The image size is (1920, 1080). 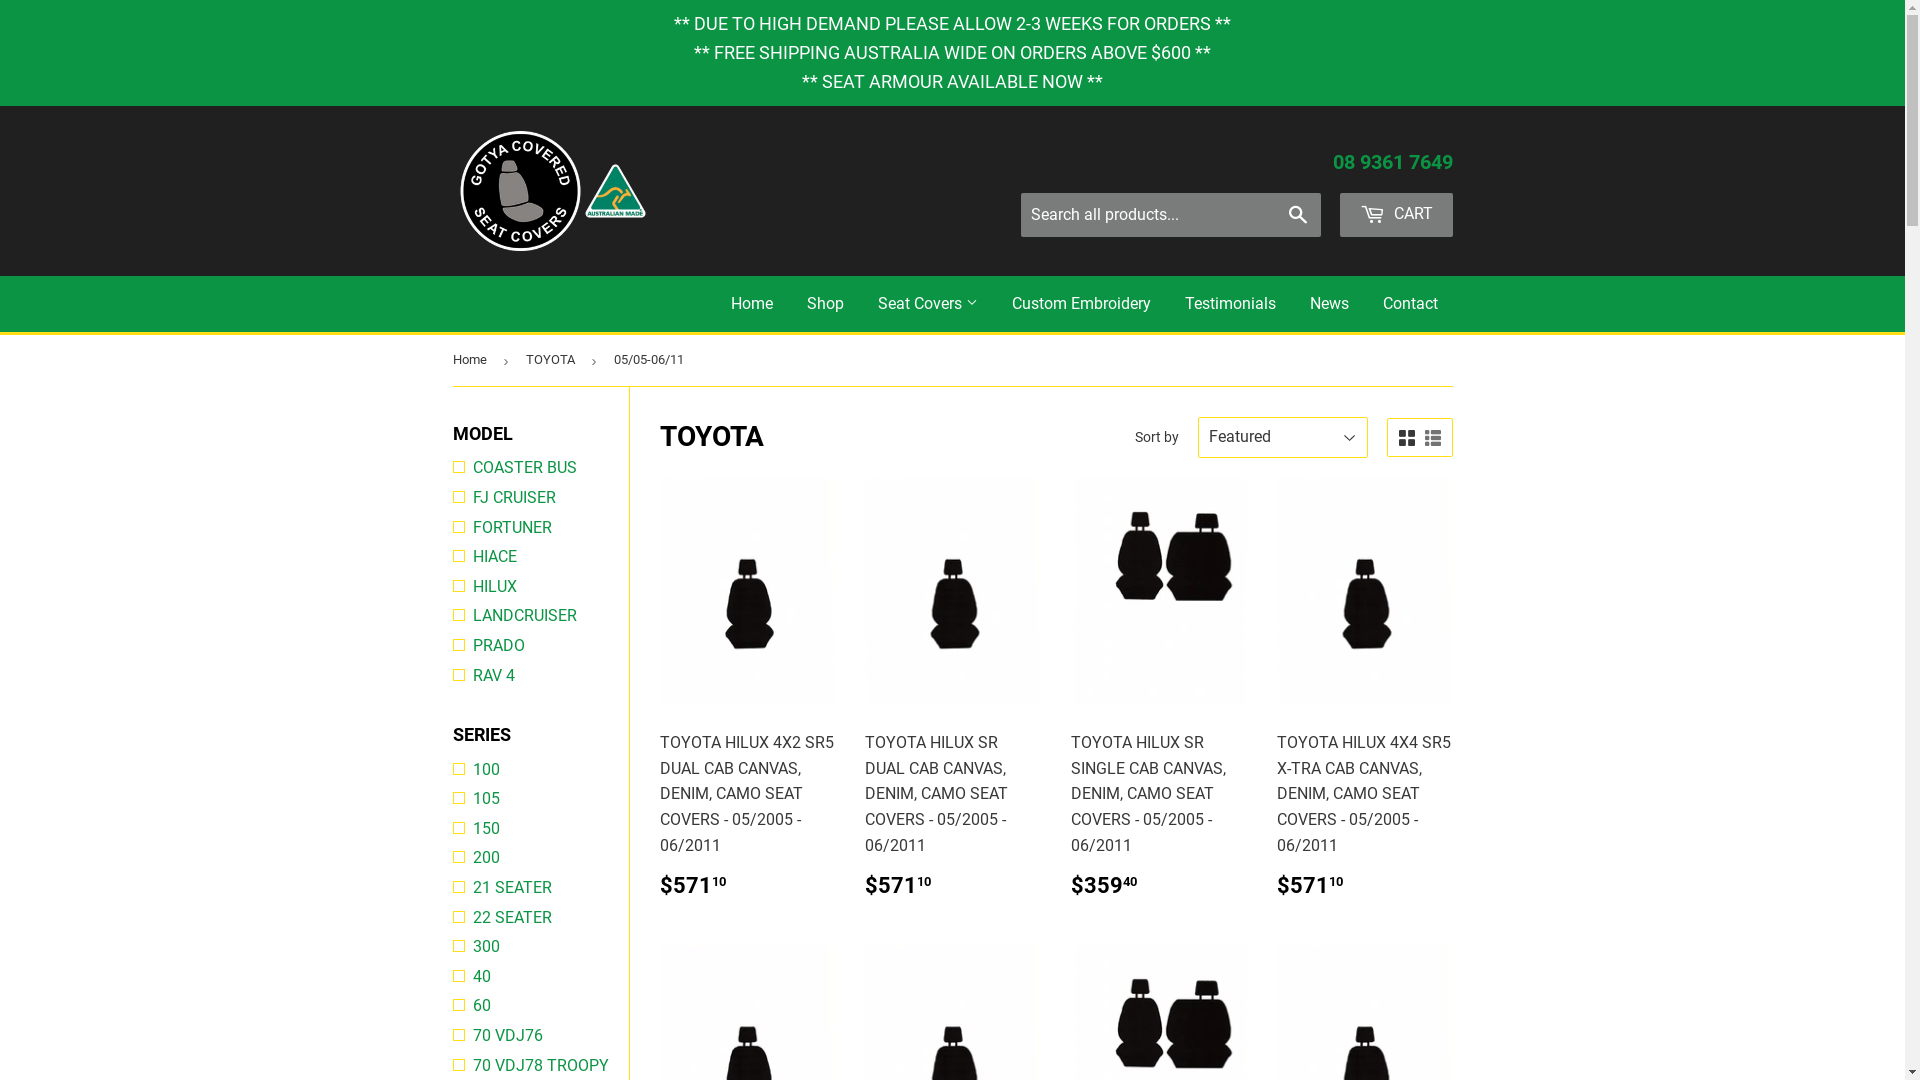 What do you see at coordinates (1405, 438) in the screenshot?
I see `'Grid view'` at bounding box center [1405, 438].